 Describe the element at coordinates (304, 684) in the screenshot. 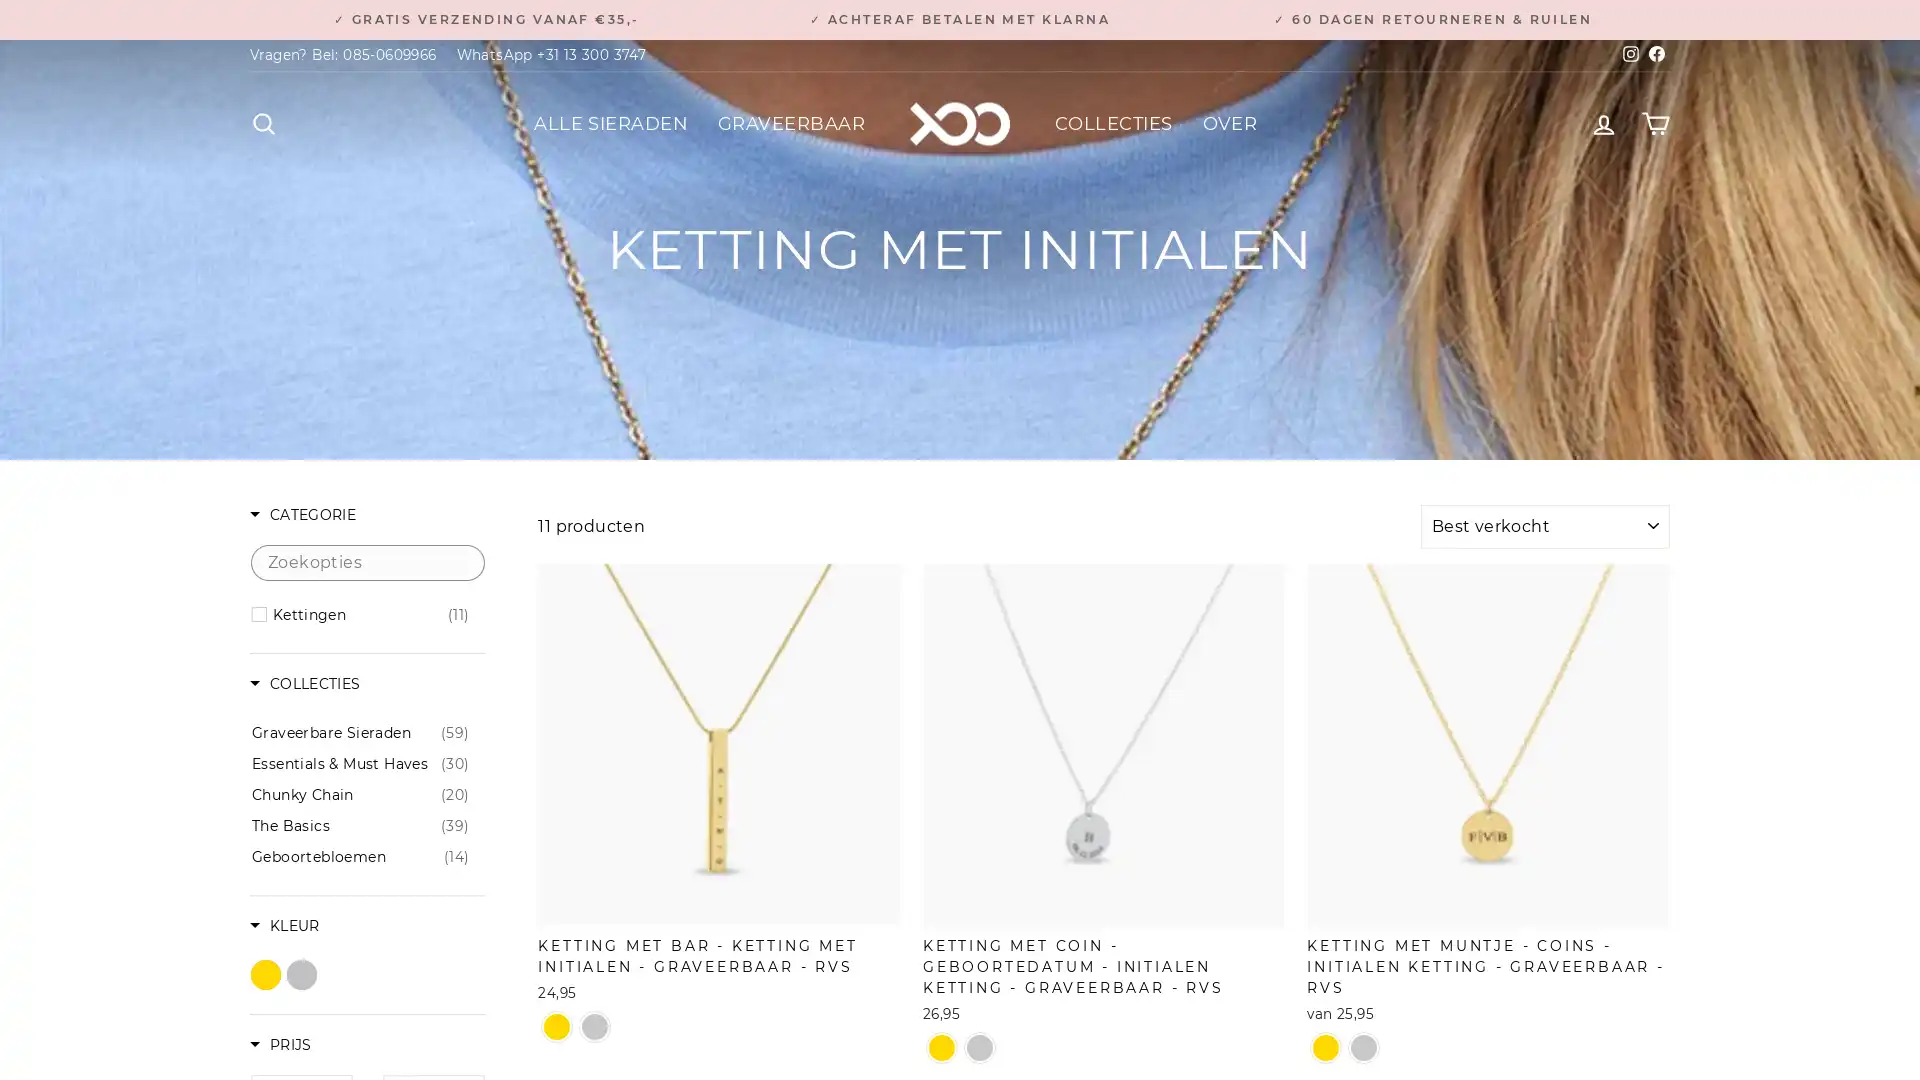

I see `Filter by Collecties` at that location.